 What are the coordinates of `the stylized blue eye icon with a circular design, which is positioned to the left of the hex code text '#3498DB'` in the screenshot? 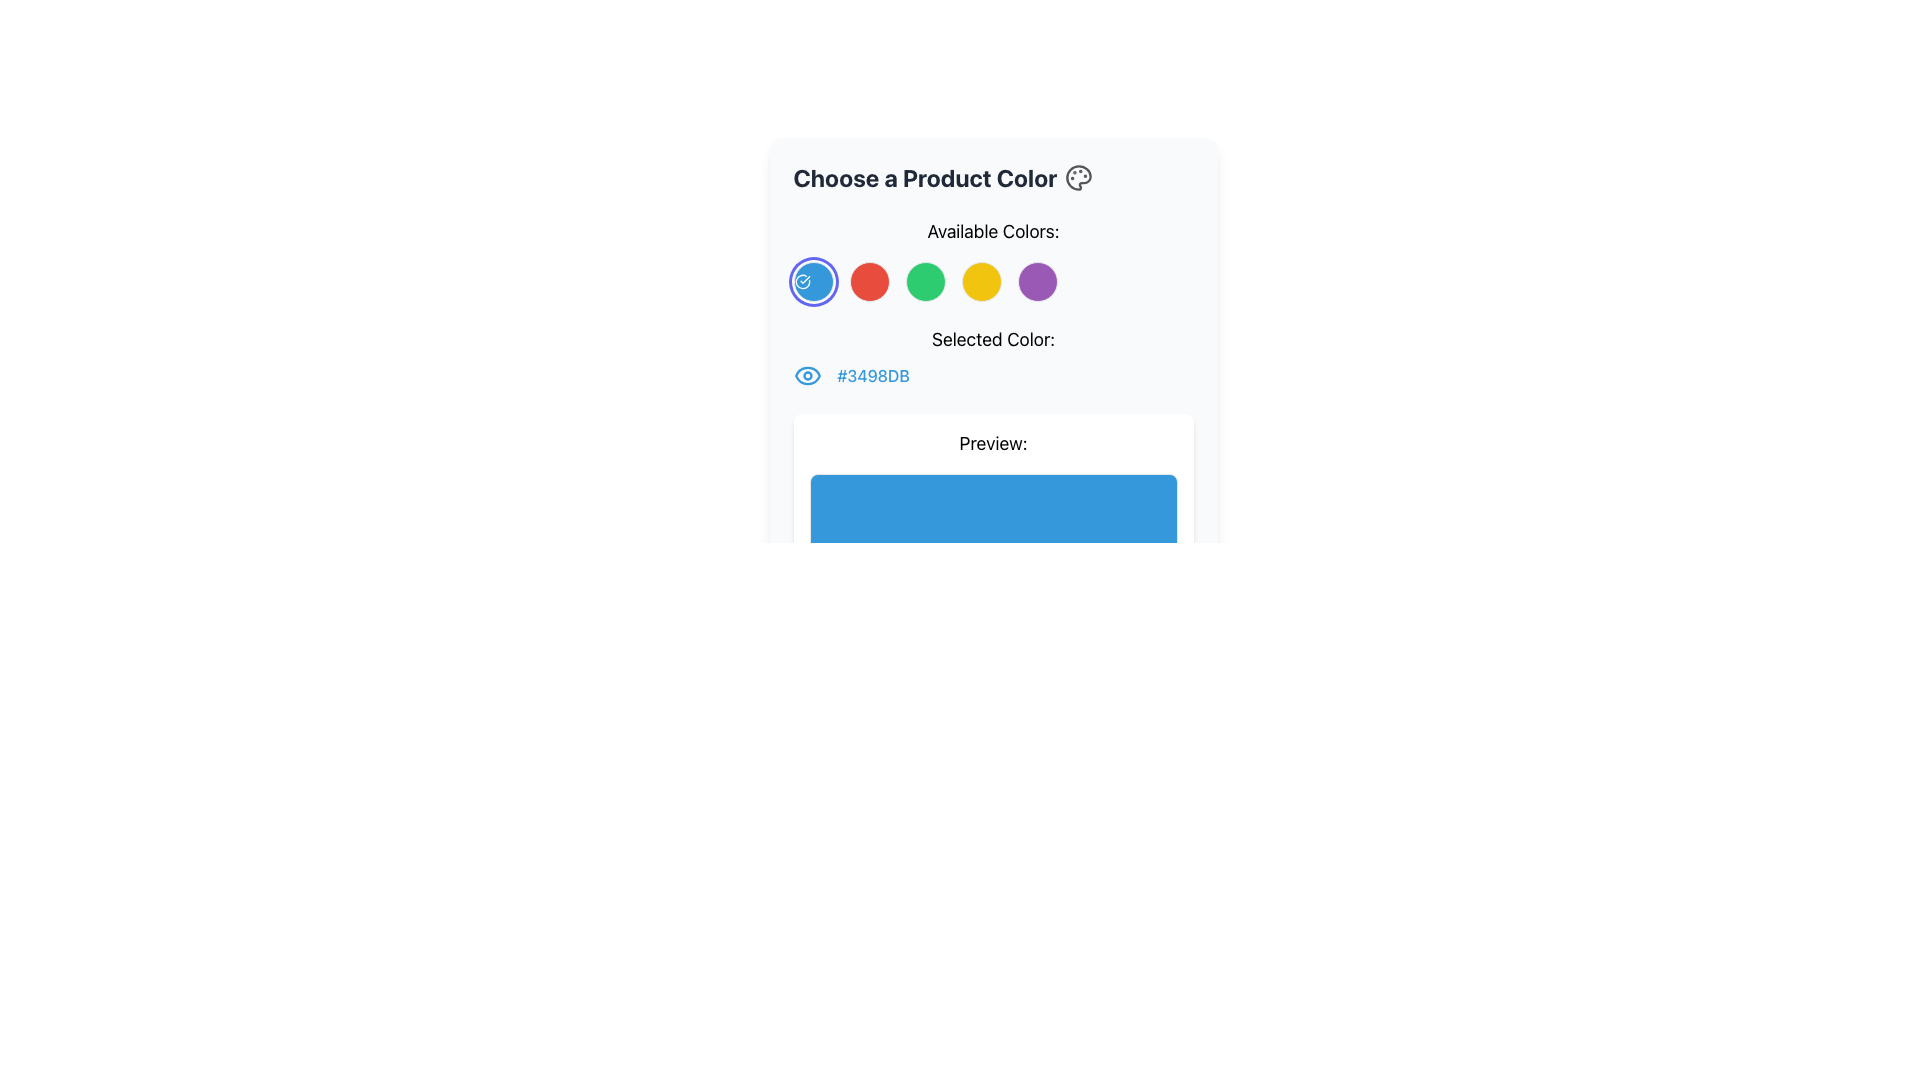 It's located at (807, 375).